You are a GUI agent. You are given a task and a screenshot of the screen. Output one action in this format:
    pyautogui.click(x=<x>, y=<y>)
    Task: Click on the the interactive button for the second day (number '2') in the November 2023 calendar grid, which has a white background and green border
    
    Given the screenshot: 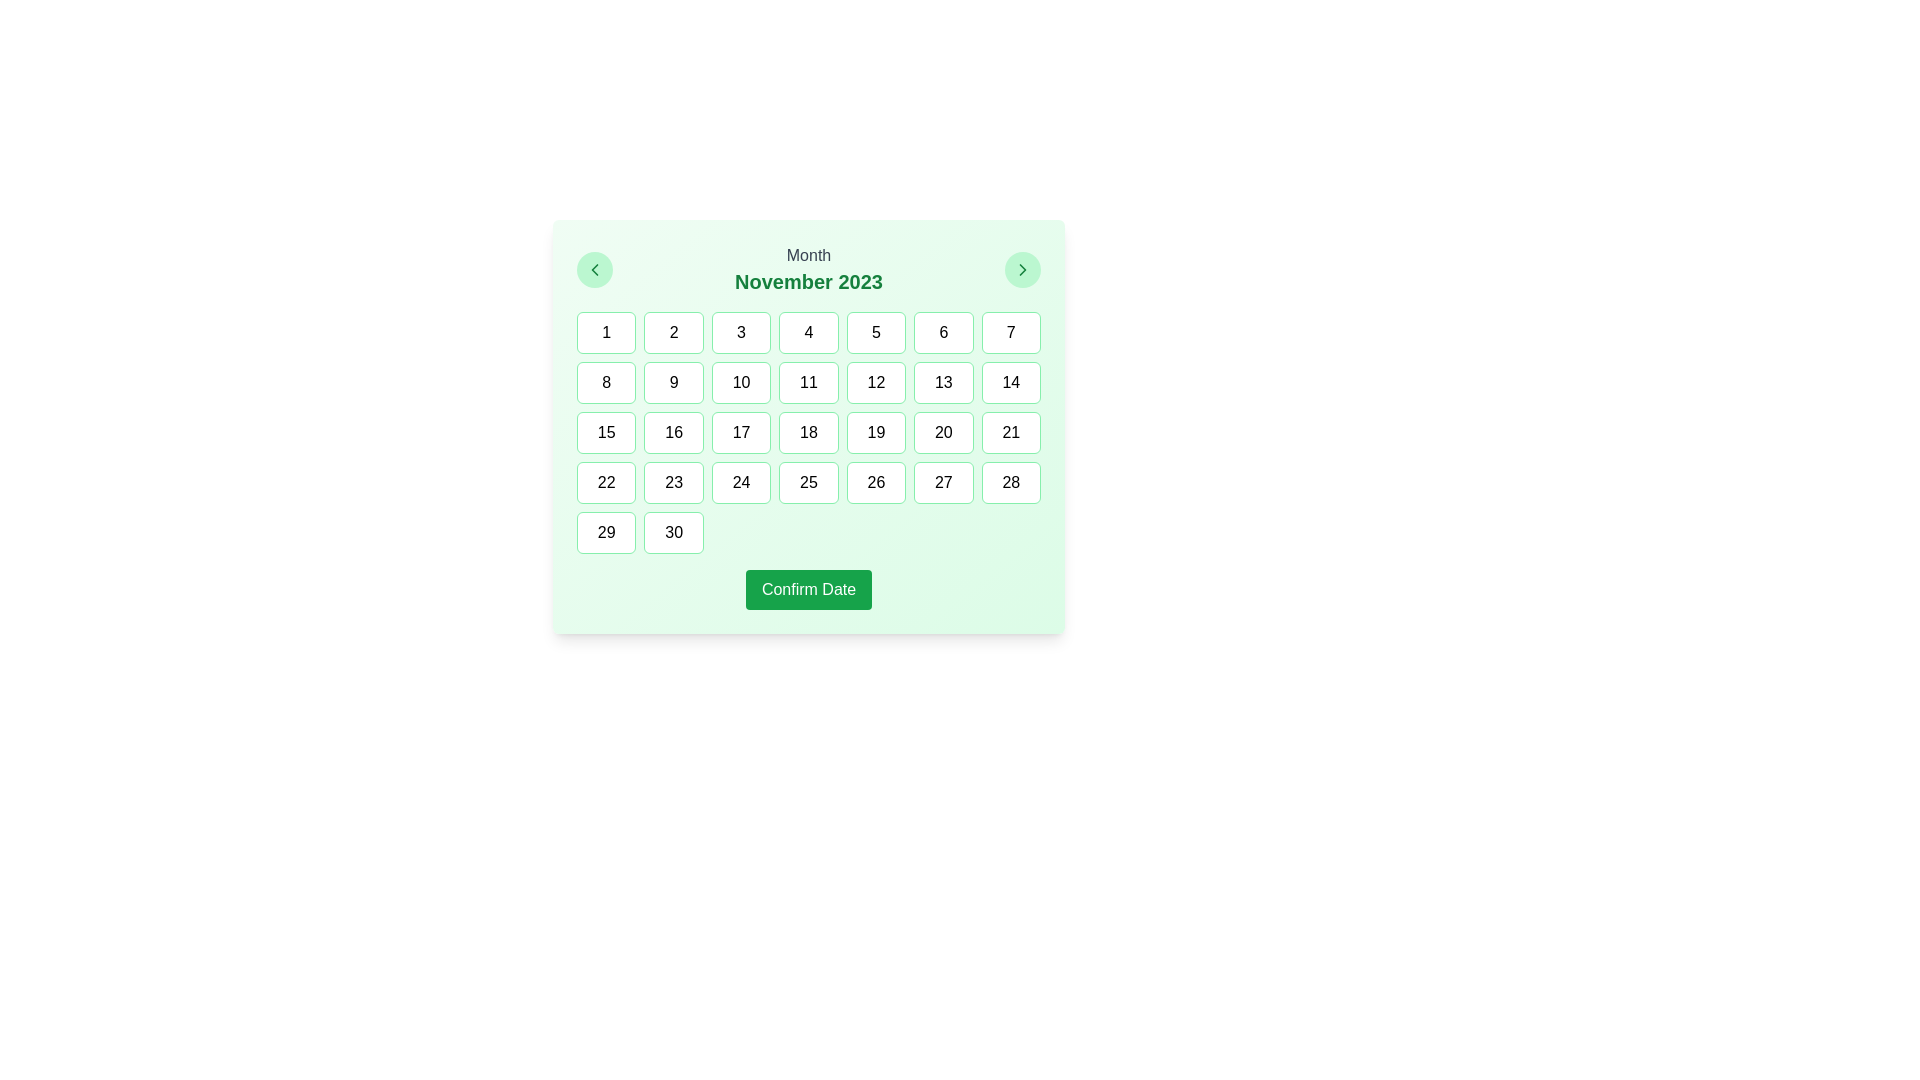 What is the action you would take?
    pyautogui.click(x=674, y=331)
    